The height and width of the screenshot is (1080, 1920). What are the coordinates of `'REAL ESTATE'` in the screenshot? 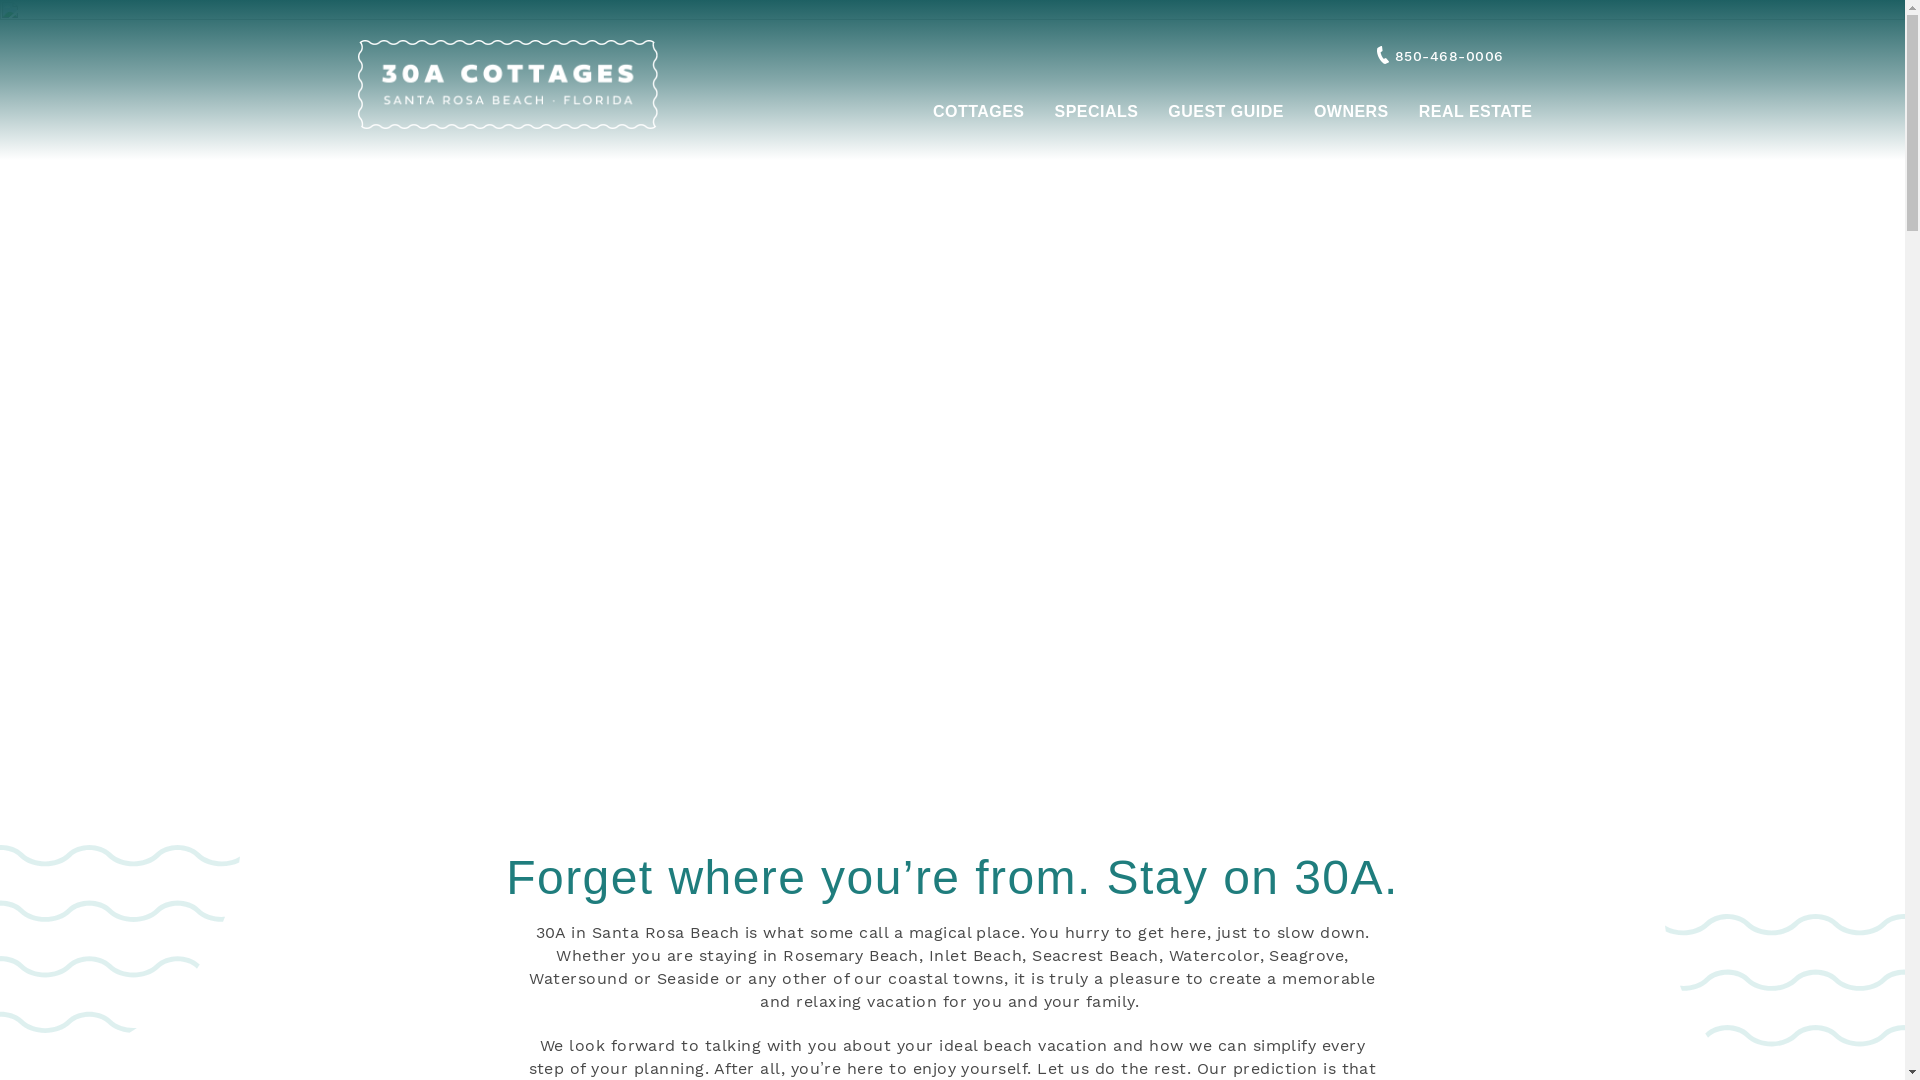 It's located at (1402, 114).